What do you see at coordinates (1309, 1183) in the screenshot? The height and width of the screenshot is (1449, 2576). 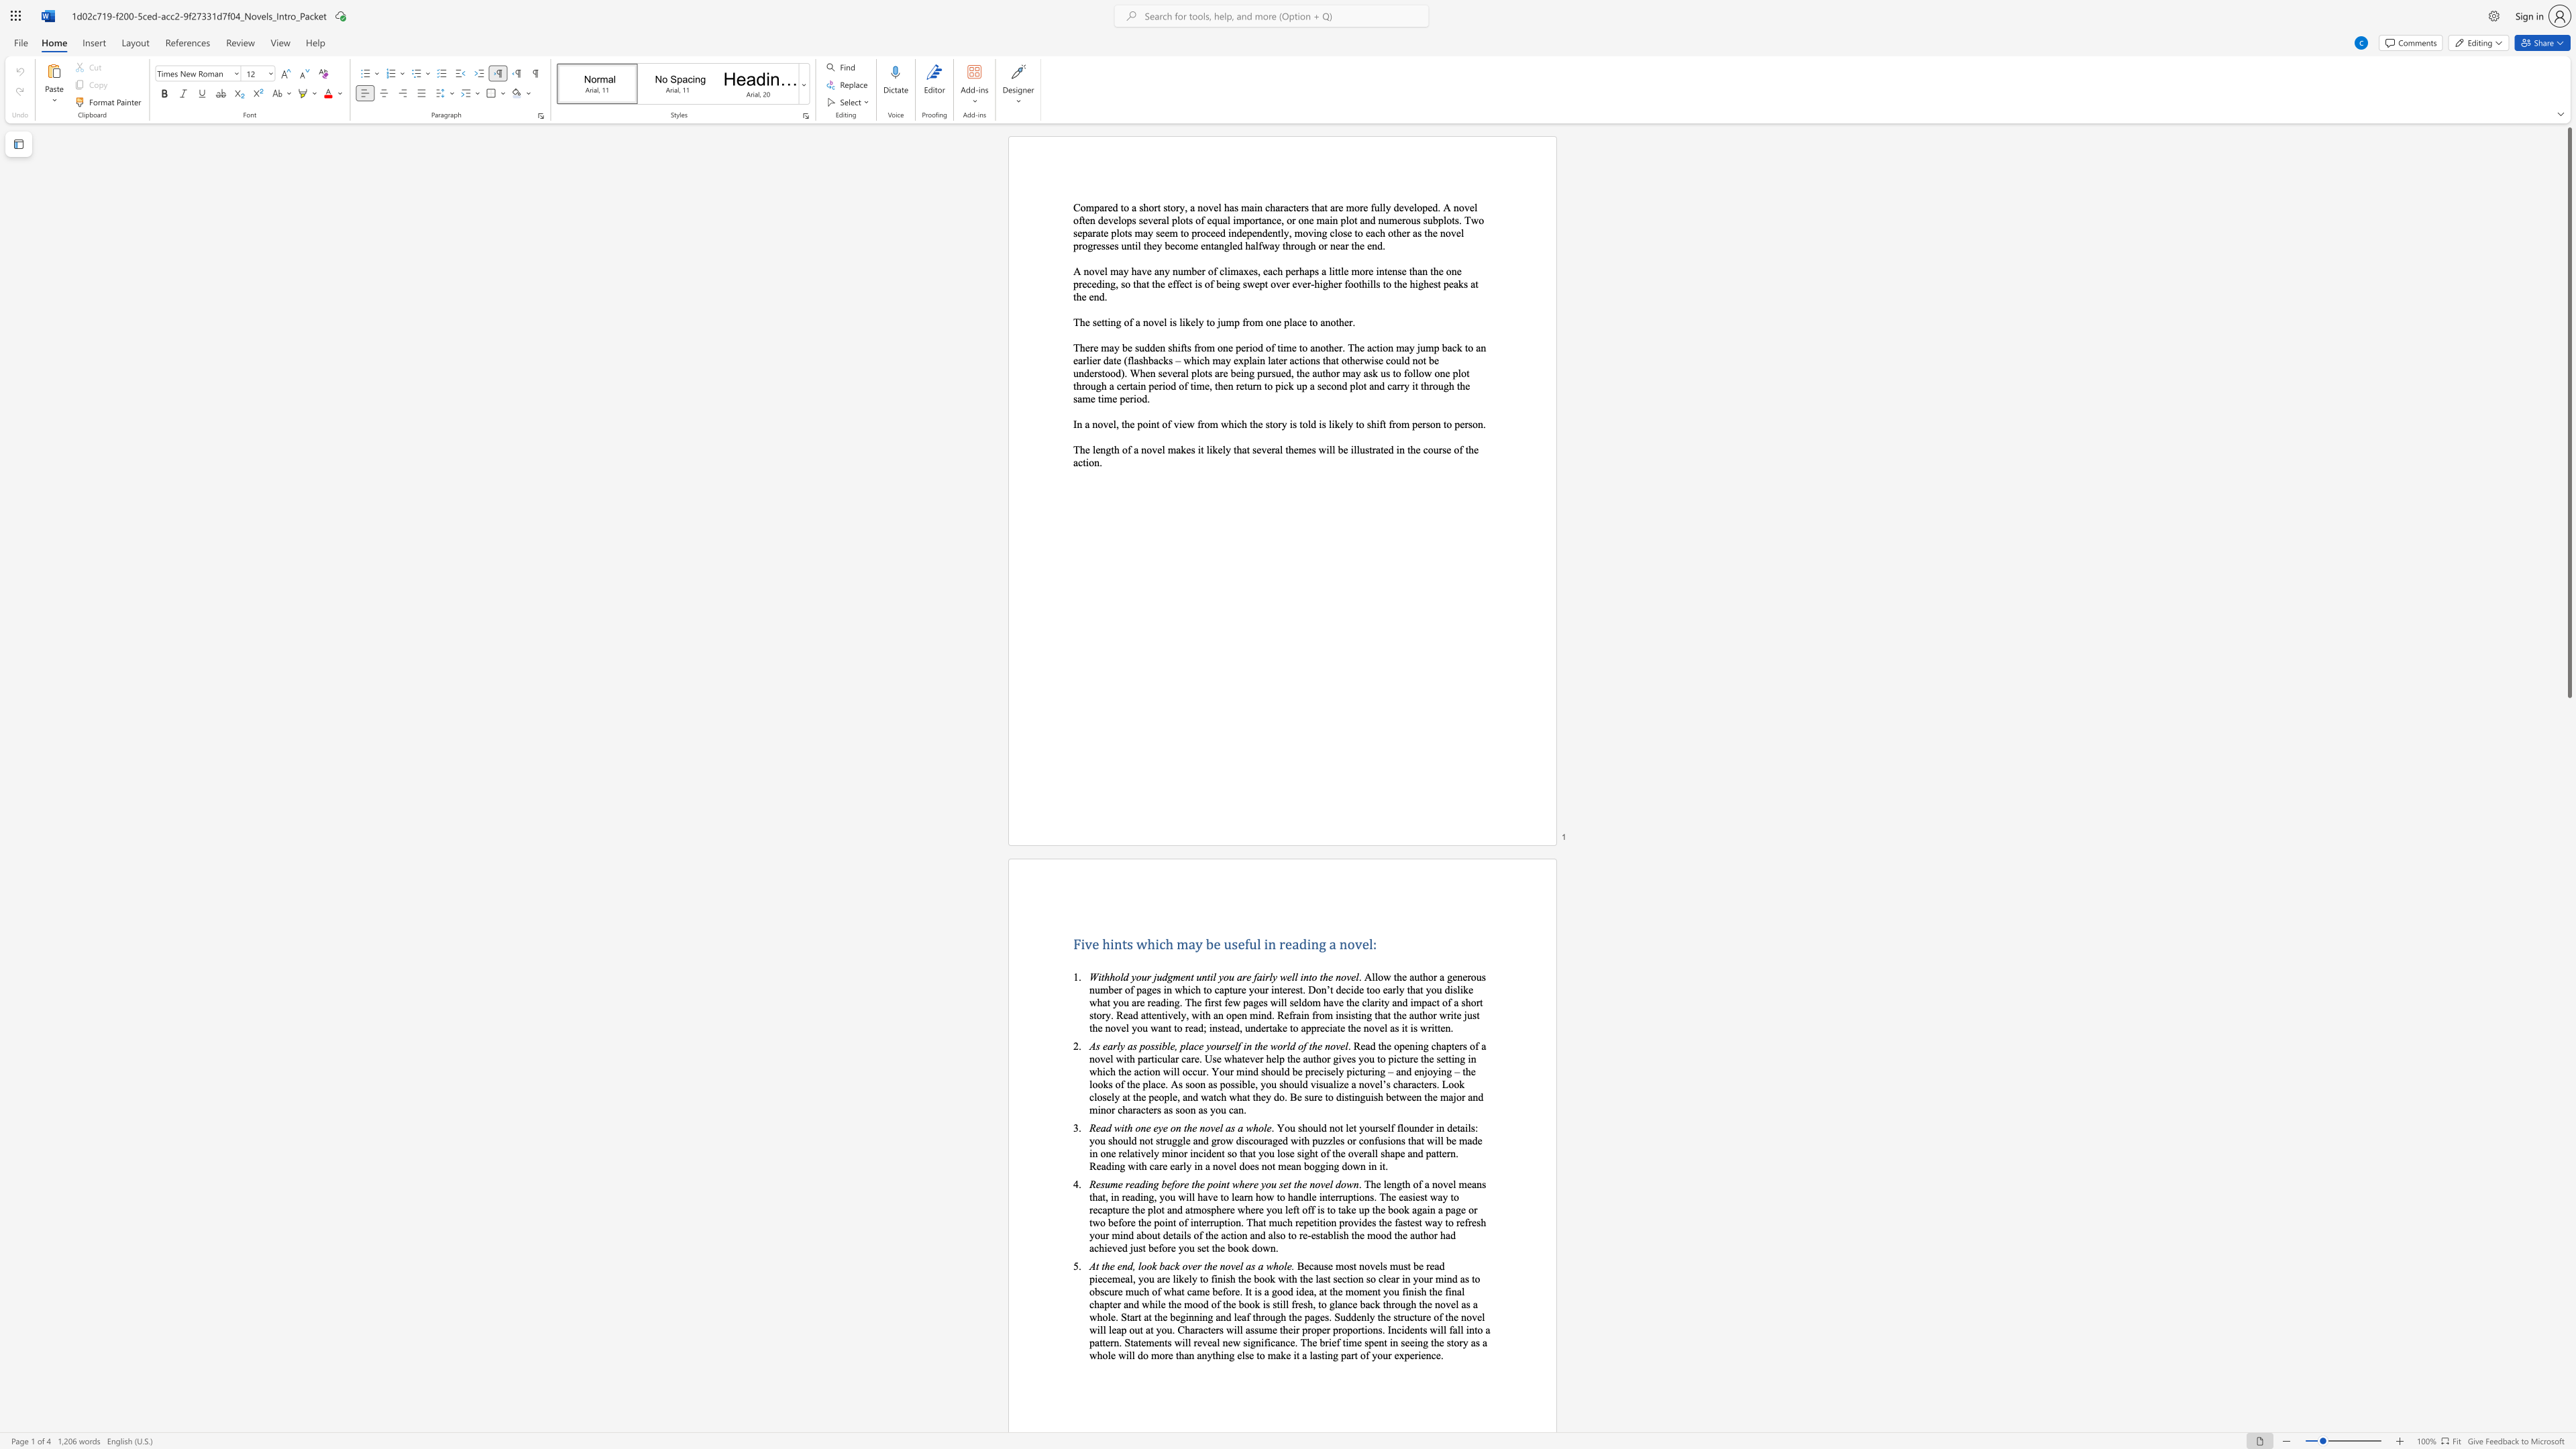 I see `the subset text "novel d" within the text "Resume reading before the point where you set the novel down"` at bounding box center [1309, 1183].